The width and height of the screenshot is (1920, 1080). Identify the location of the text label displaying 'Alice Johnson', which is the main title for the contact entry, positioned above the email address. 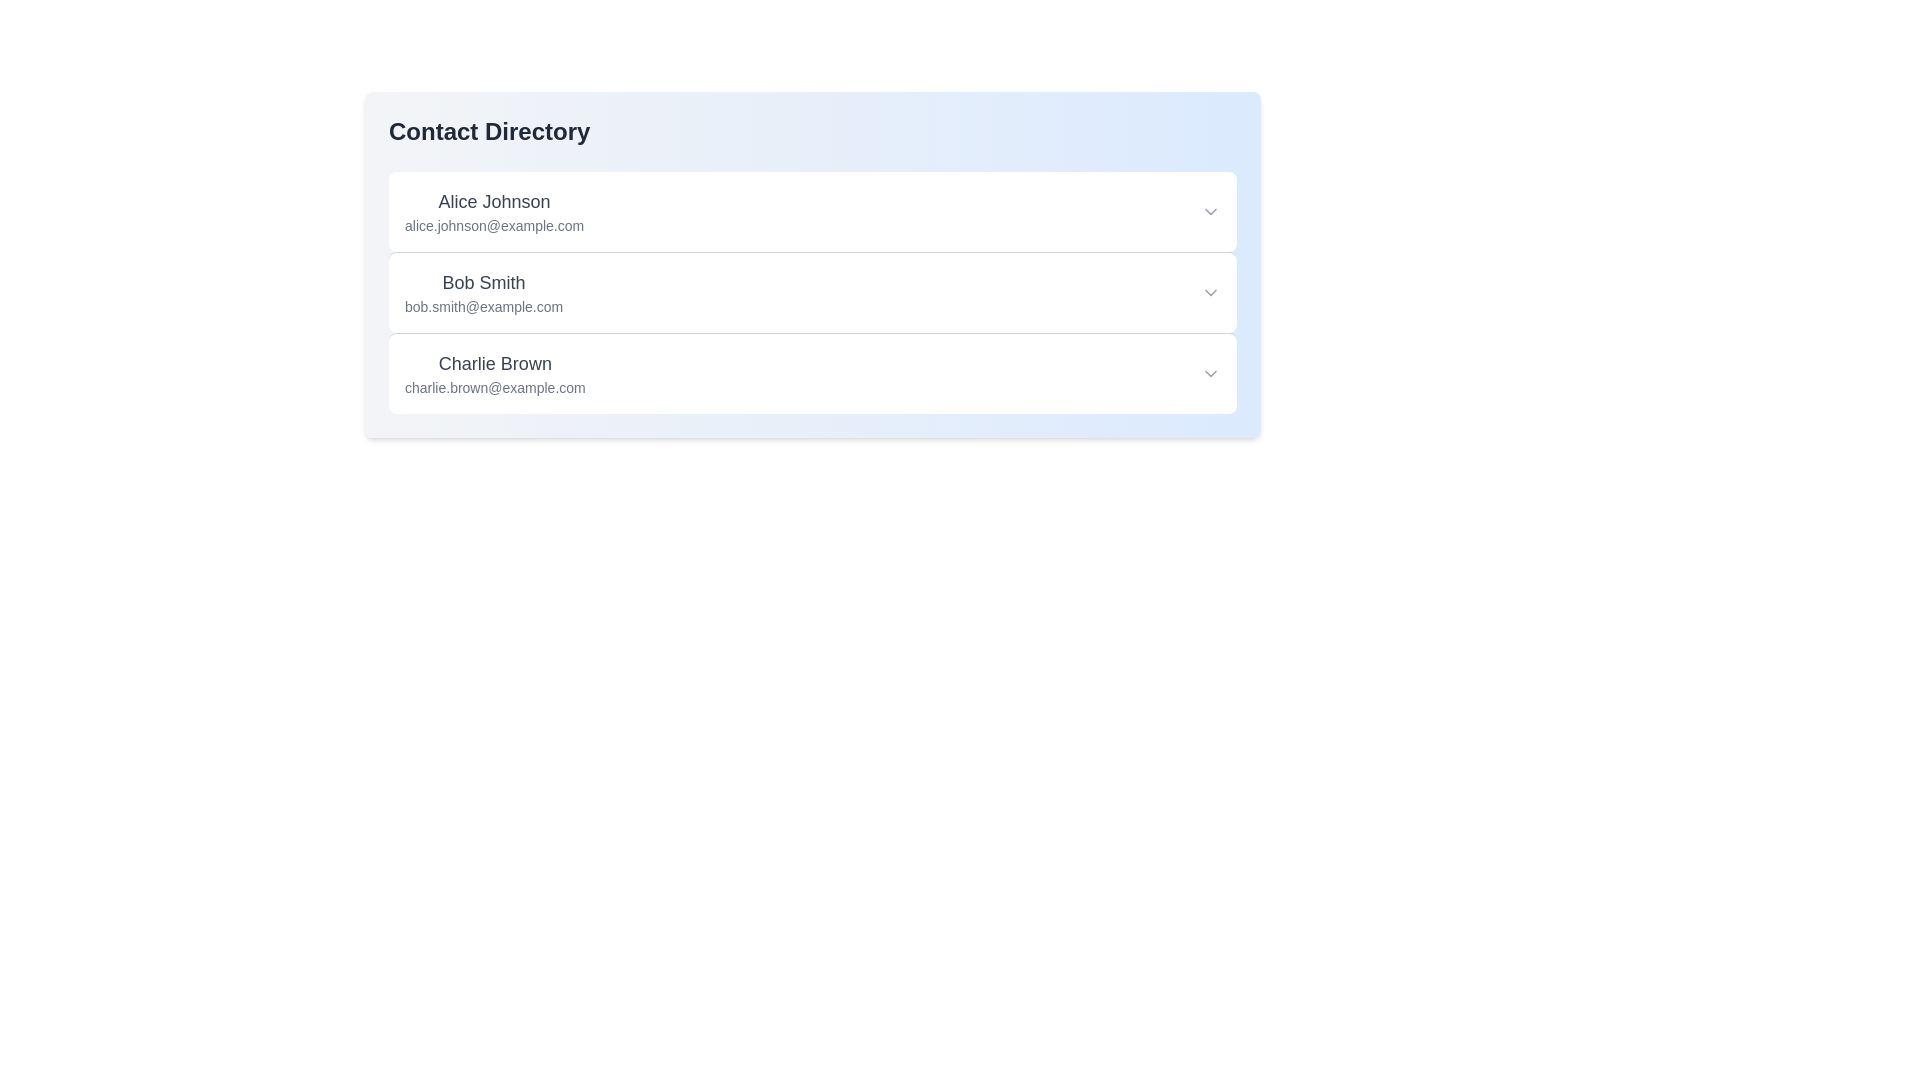
(494, 201).